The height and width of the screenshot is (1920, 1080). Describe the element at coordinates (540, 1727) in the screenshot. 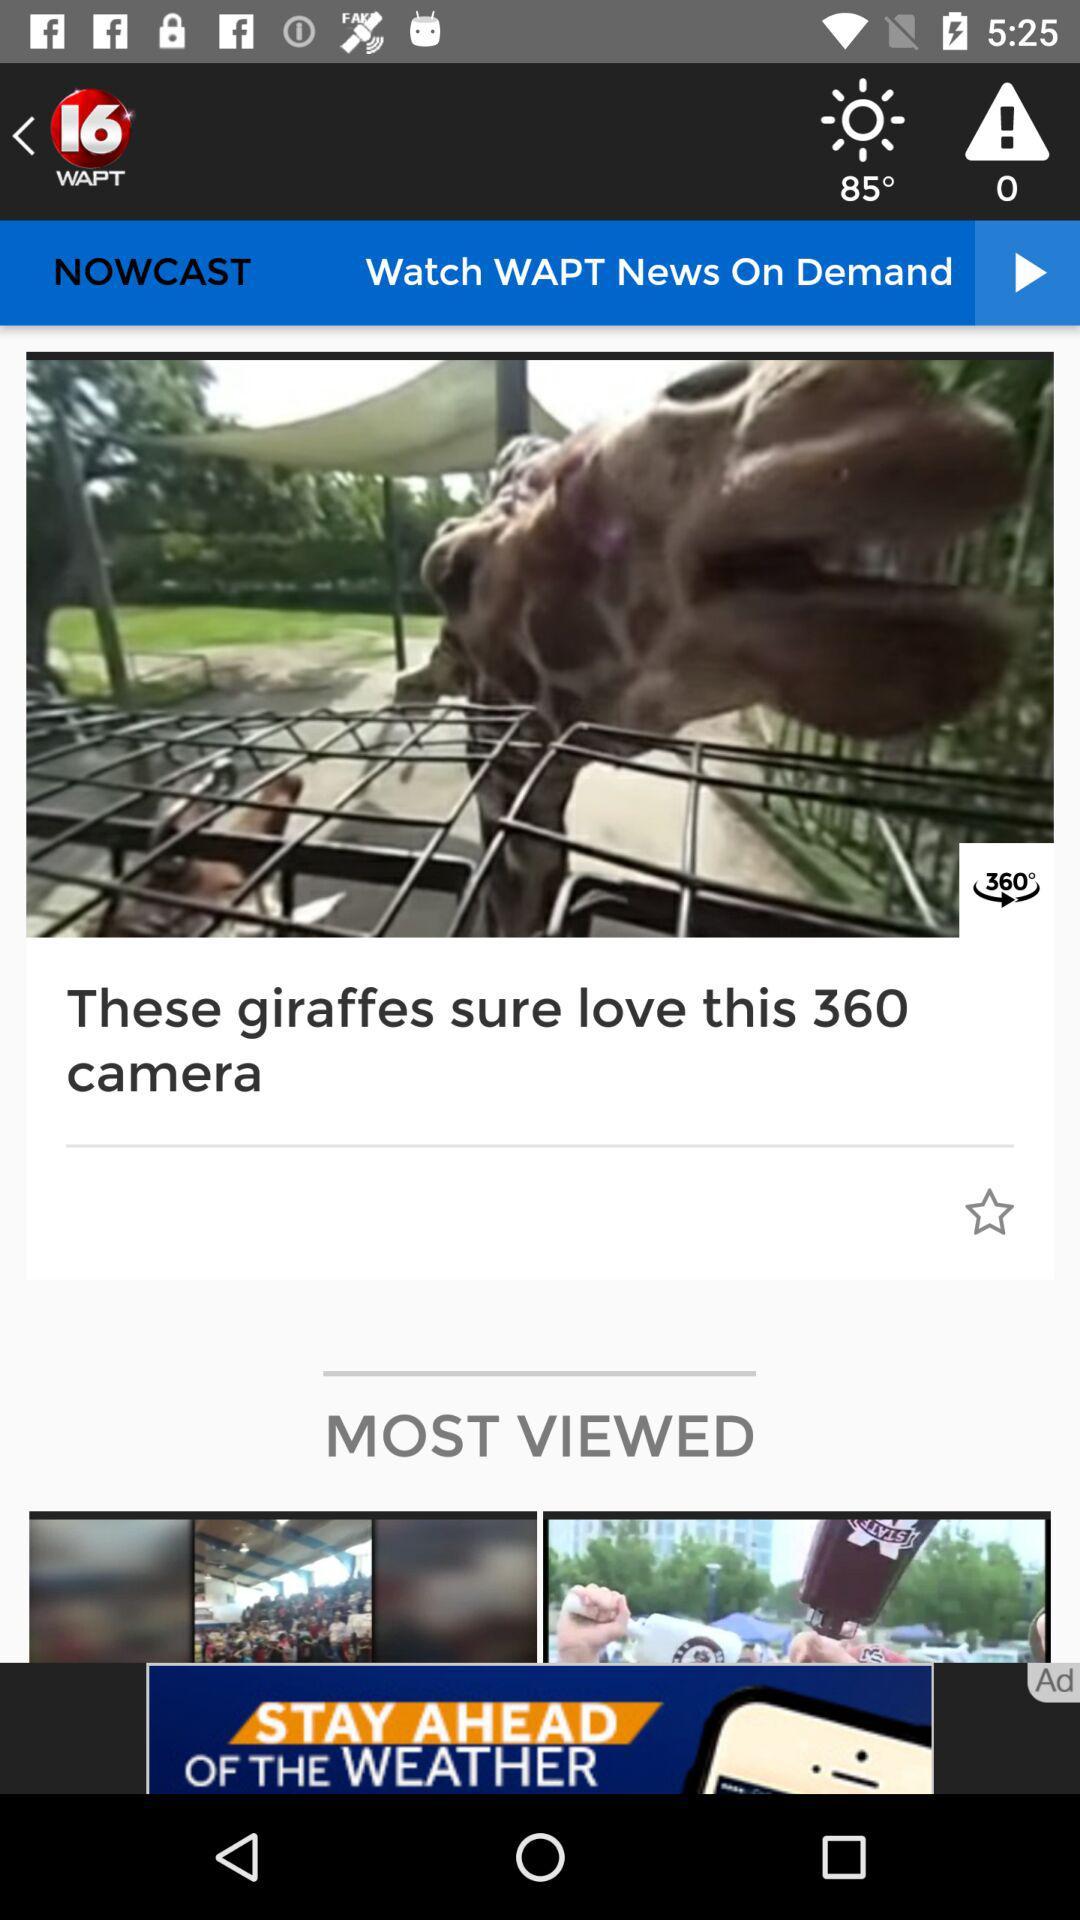

I see `advertisement` at that location.